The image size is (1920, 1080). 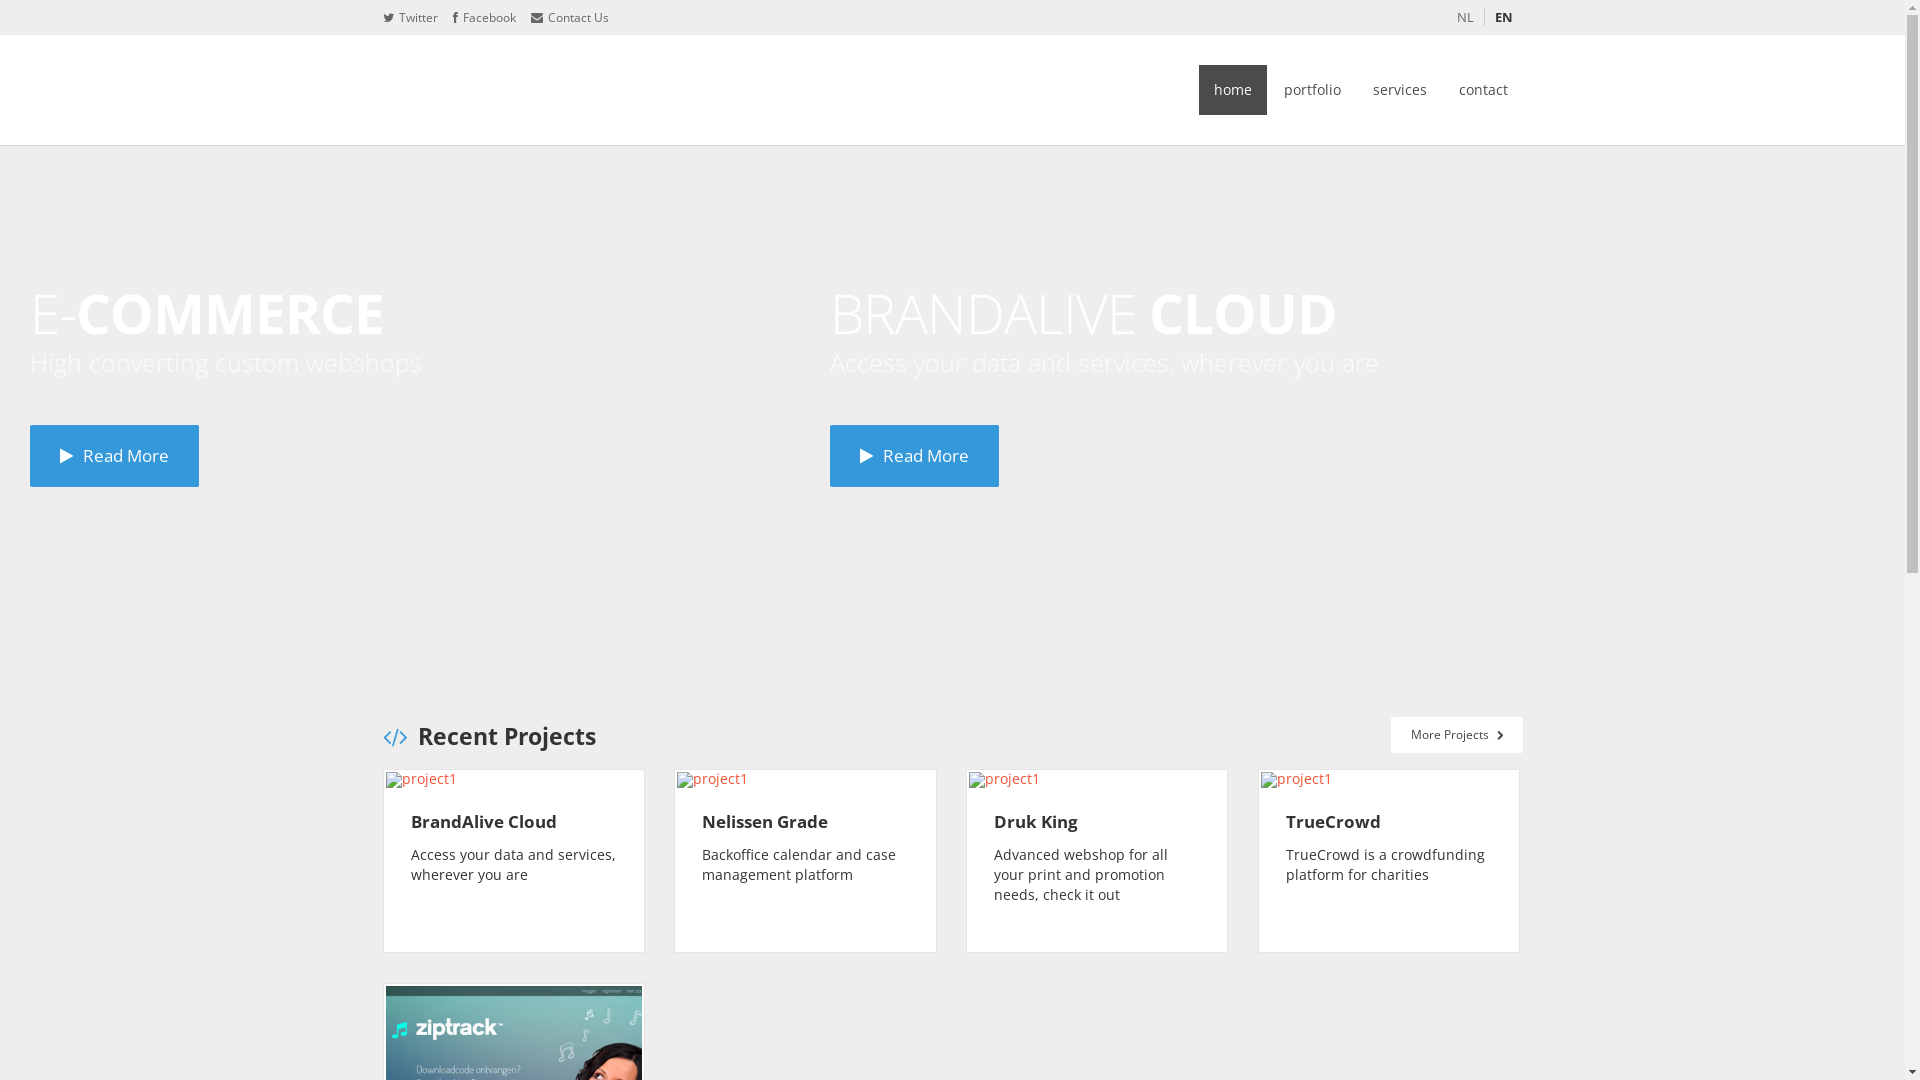 I want to click on 'Read More', so click(x=913, y=455).